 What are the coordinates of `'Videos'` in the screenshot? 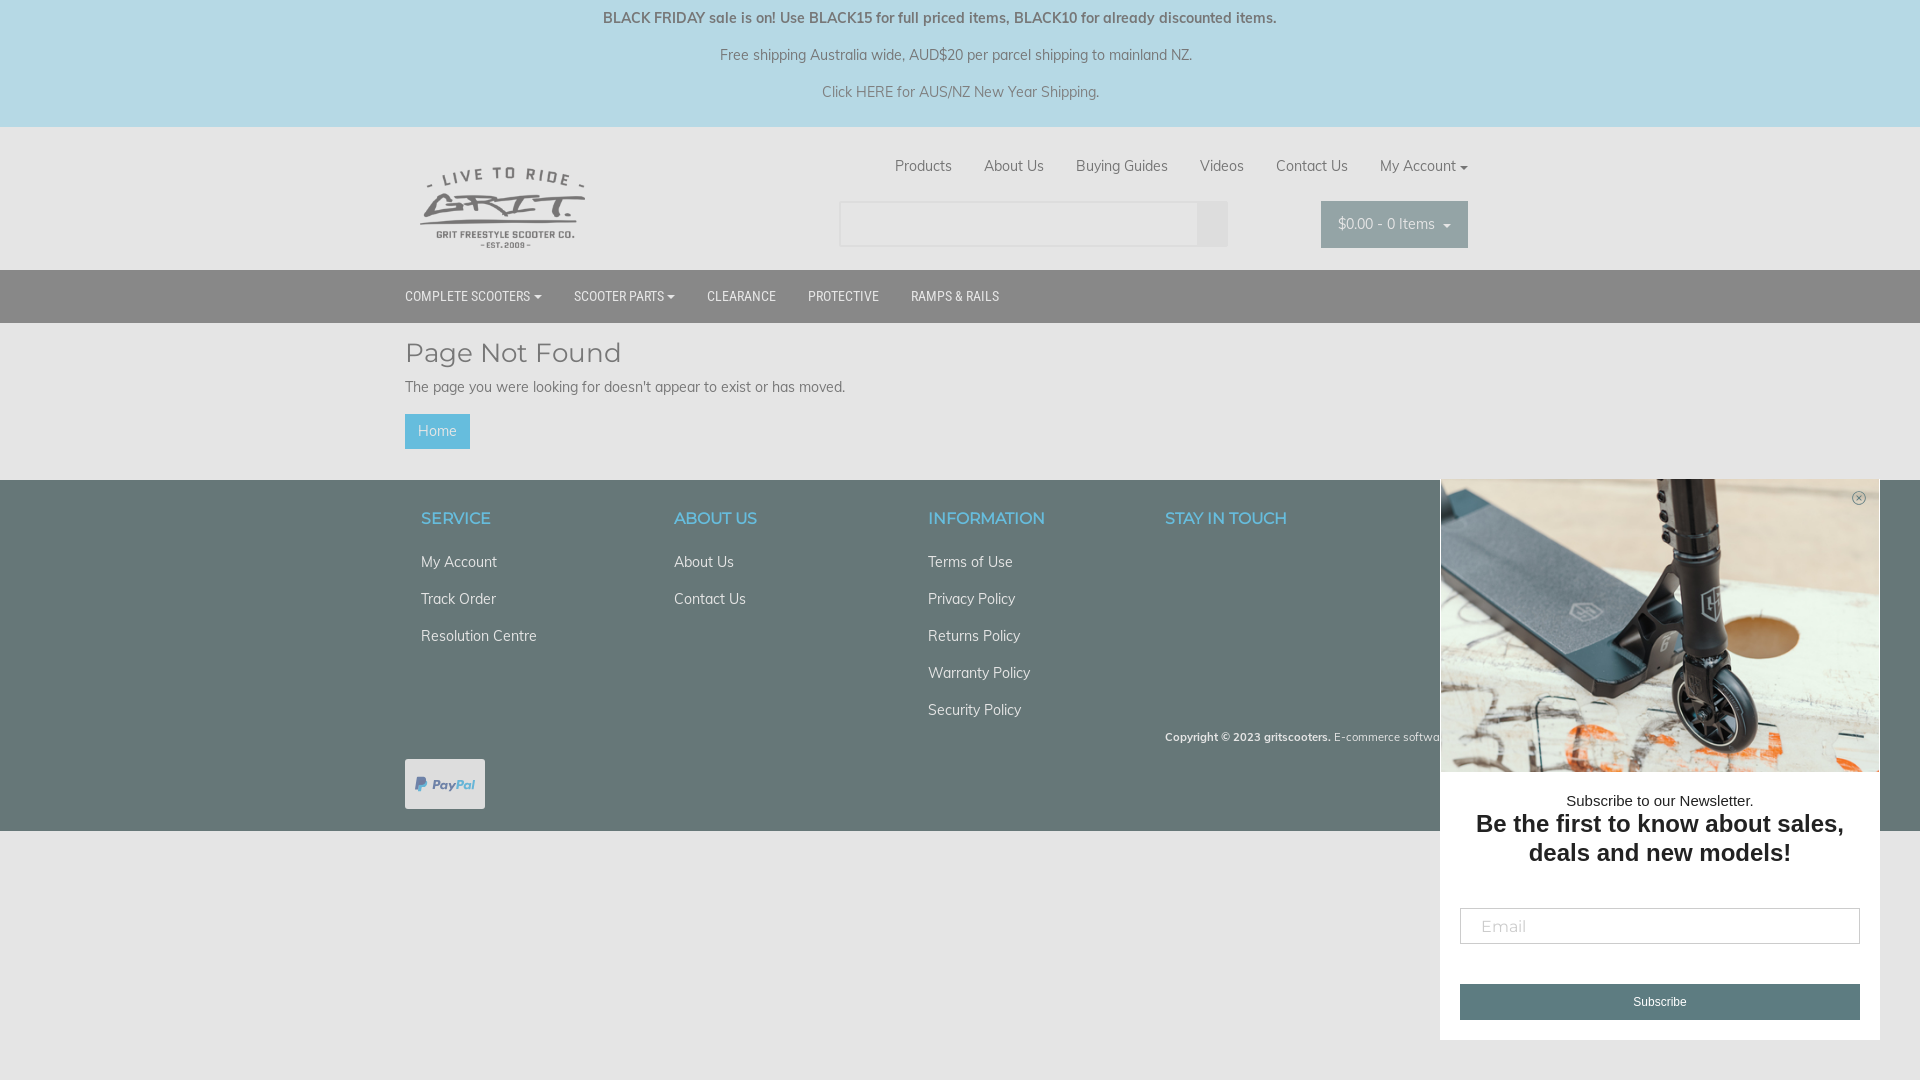 It's located at (1221, 165).